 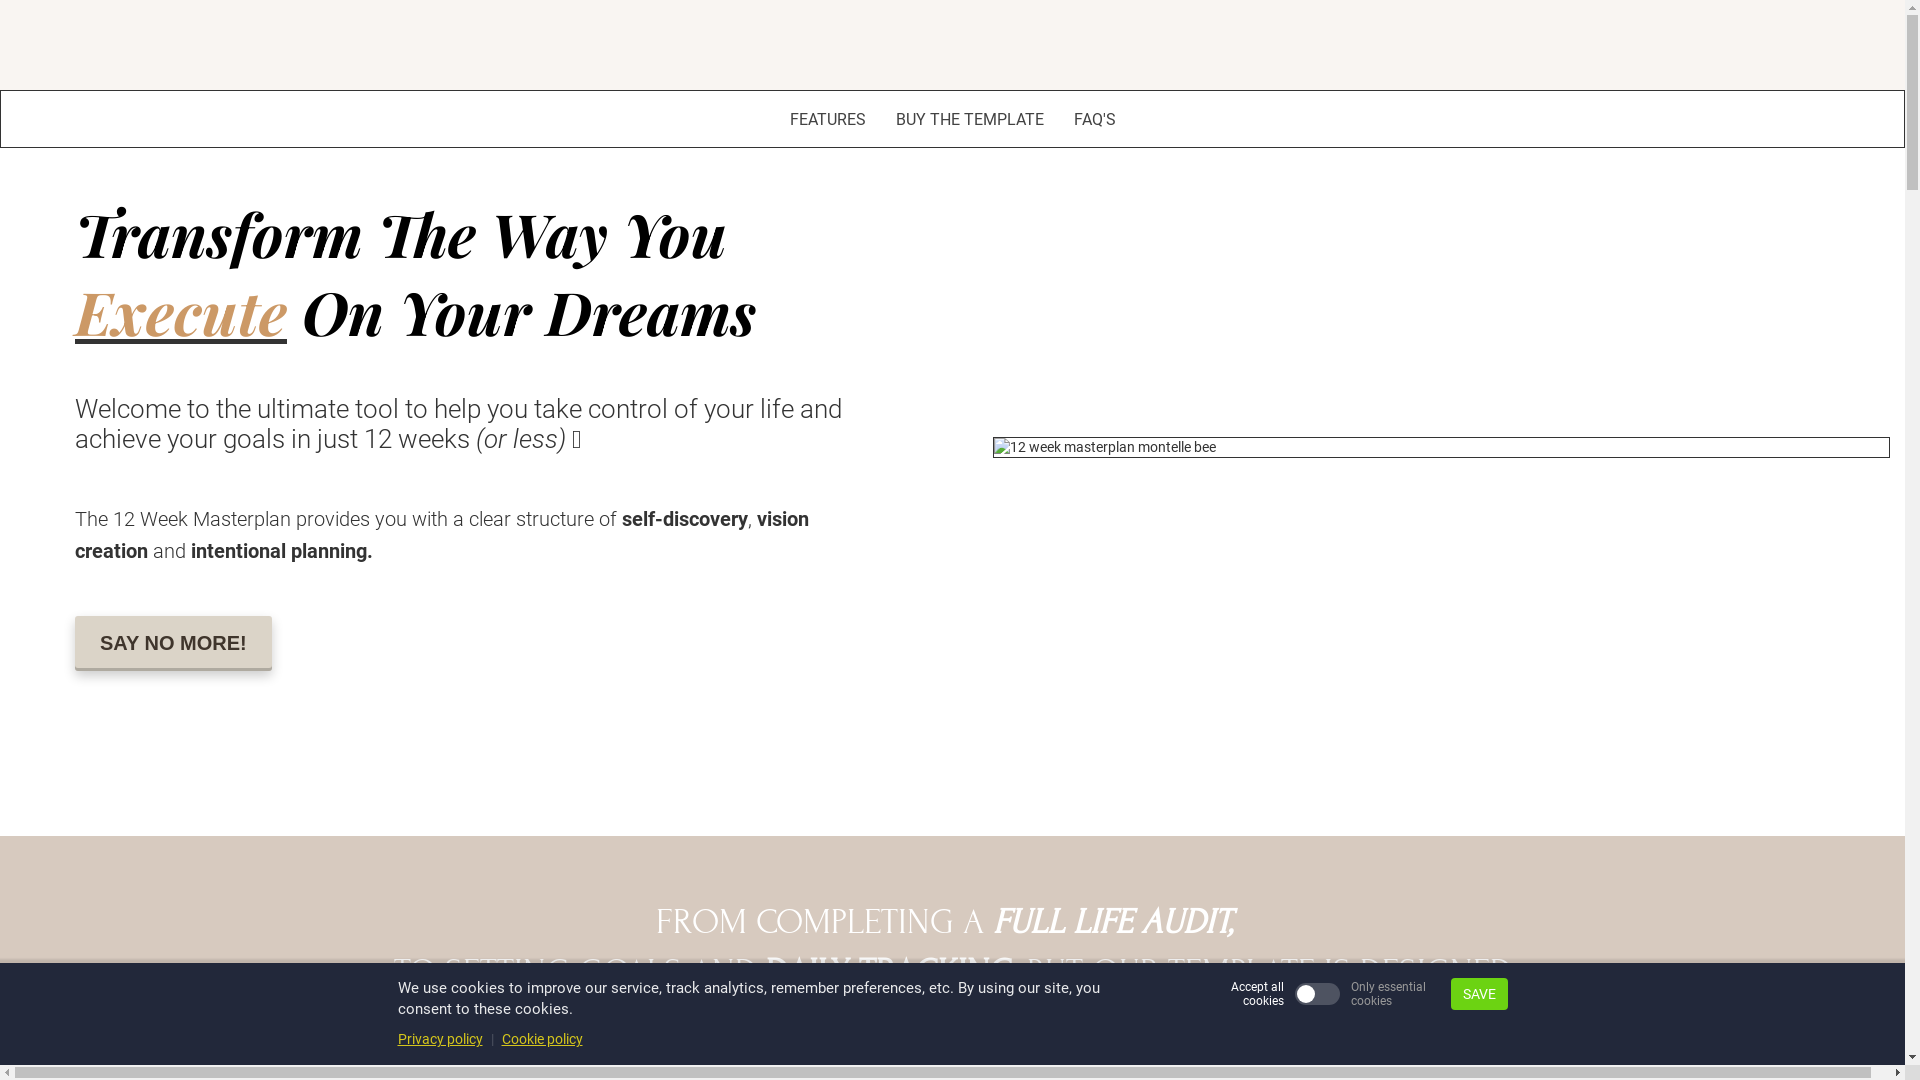 What do you see at coordinates (173, 643) in the screenshot?
I see `'SAY NO MORE!'` at bounding box center [173, 643].